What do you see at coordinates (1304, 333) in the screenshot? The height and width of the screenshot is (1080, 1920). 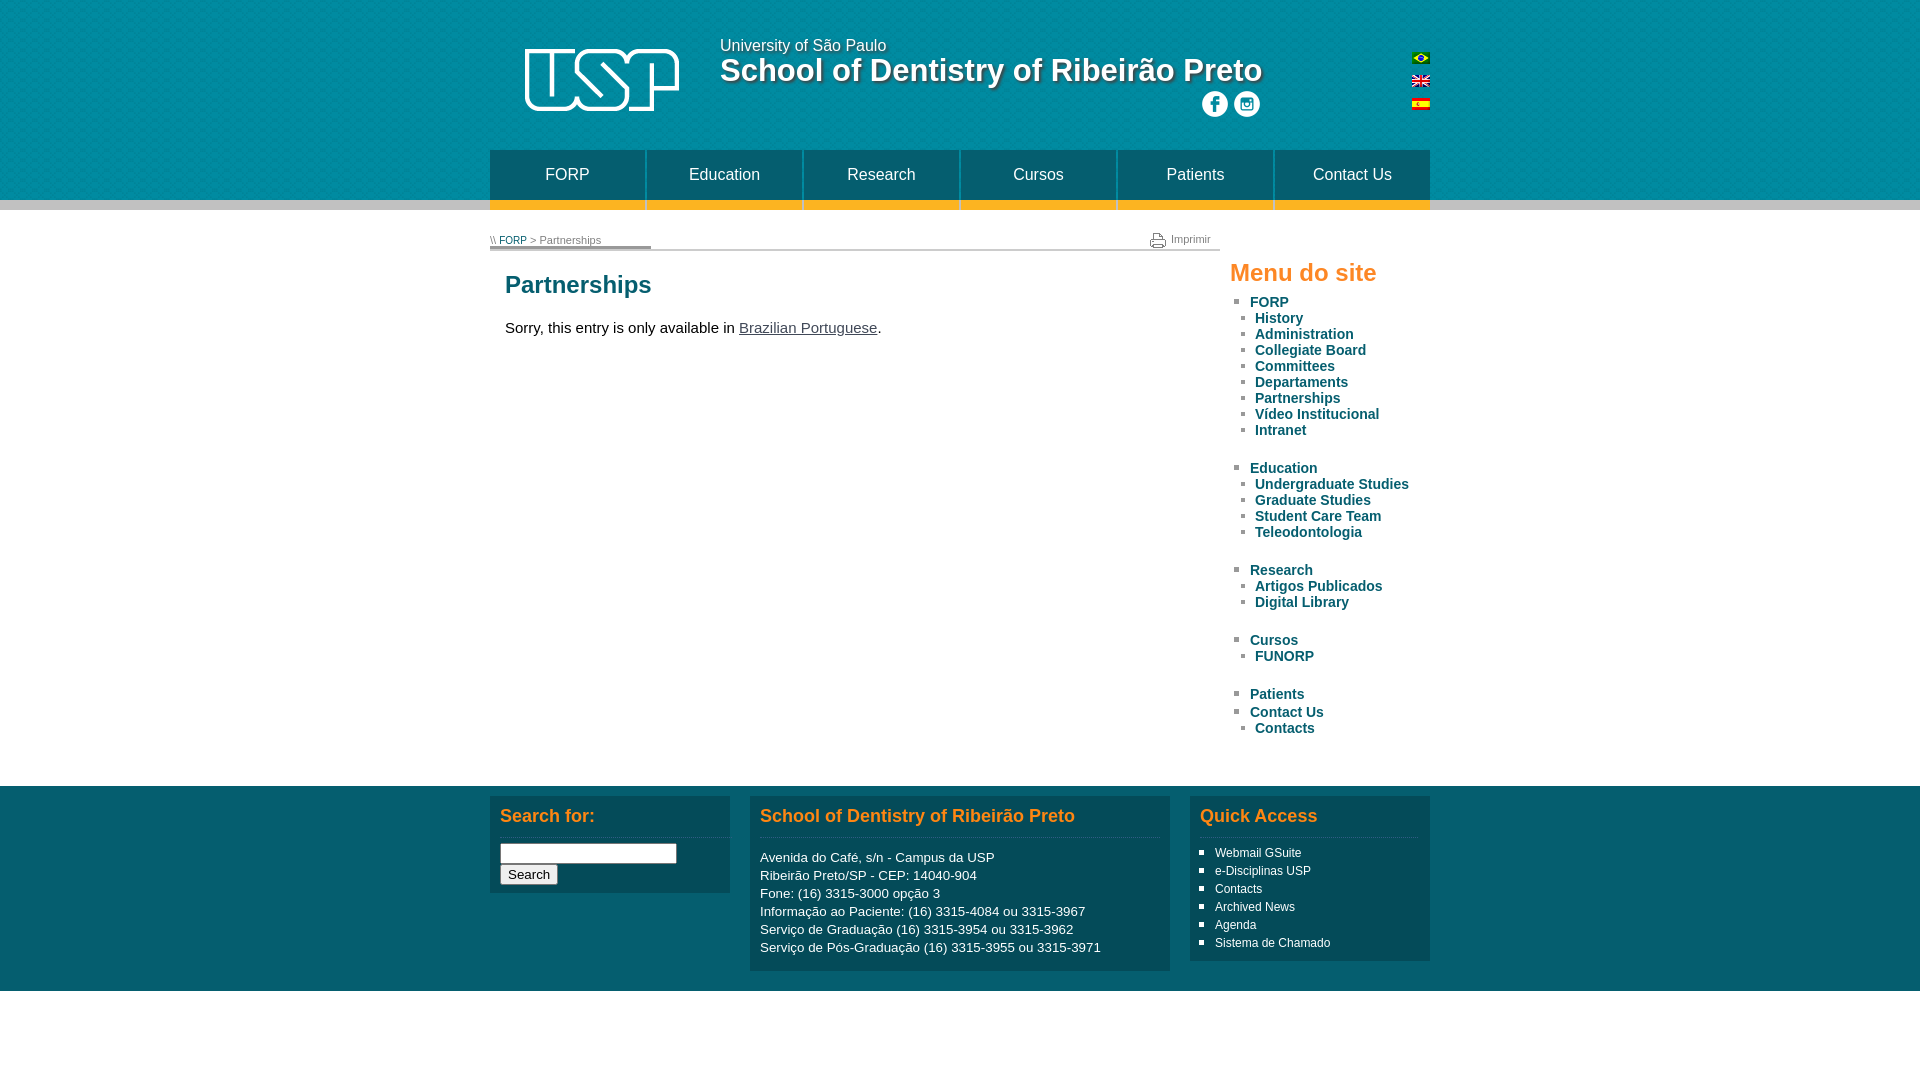 I see `'Administration'` at bounding box center [1304, 333].